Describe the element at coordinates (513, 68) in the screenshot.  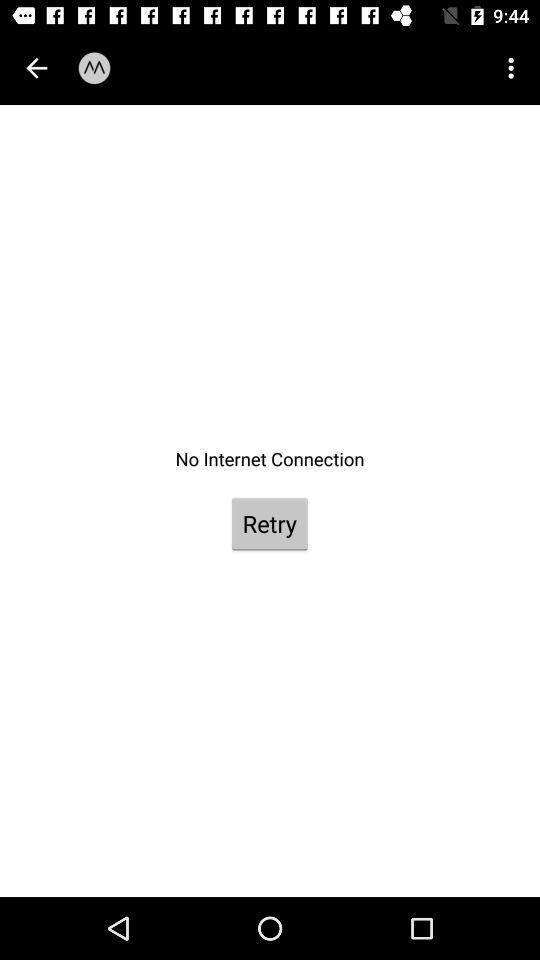
I see `the icon at the top right corner` at that location.